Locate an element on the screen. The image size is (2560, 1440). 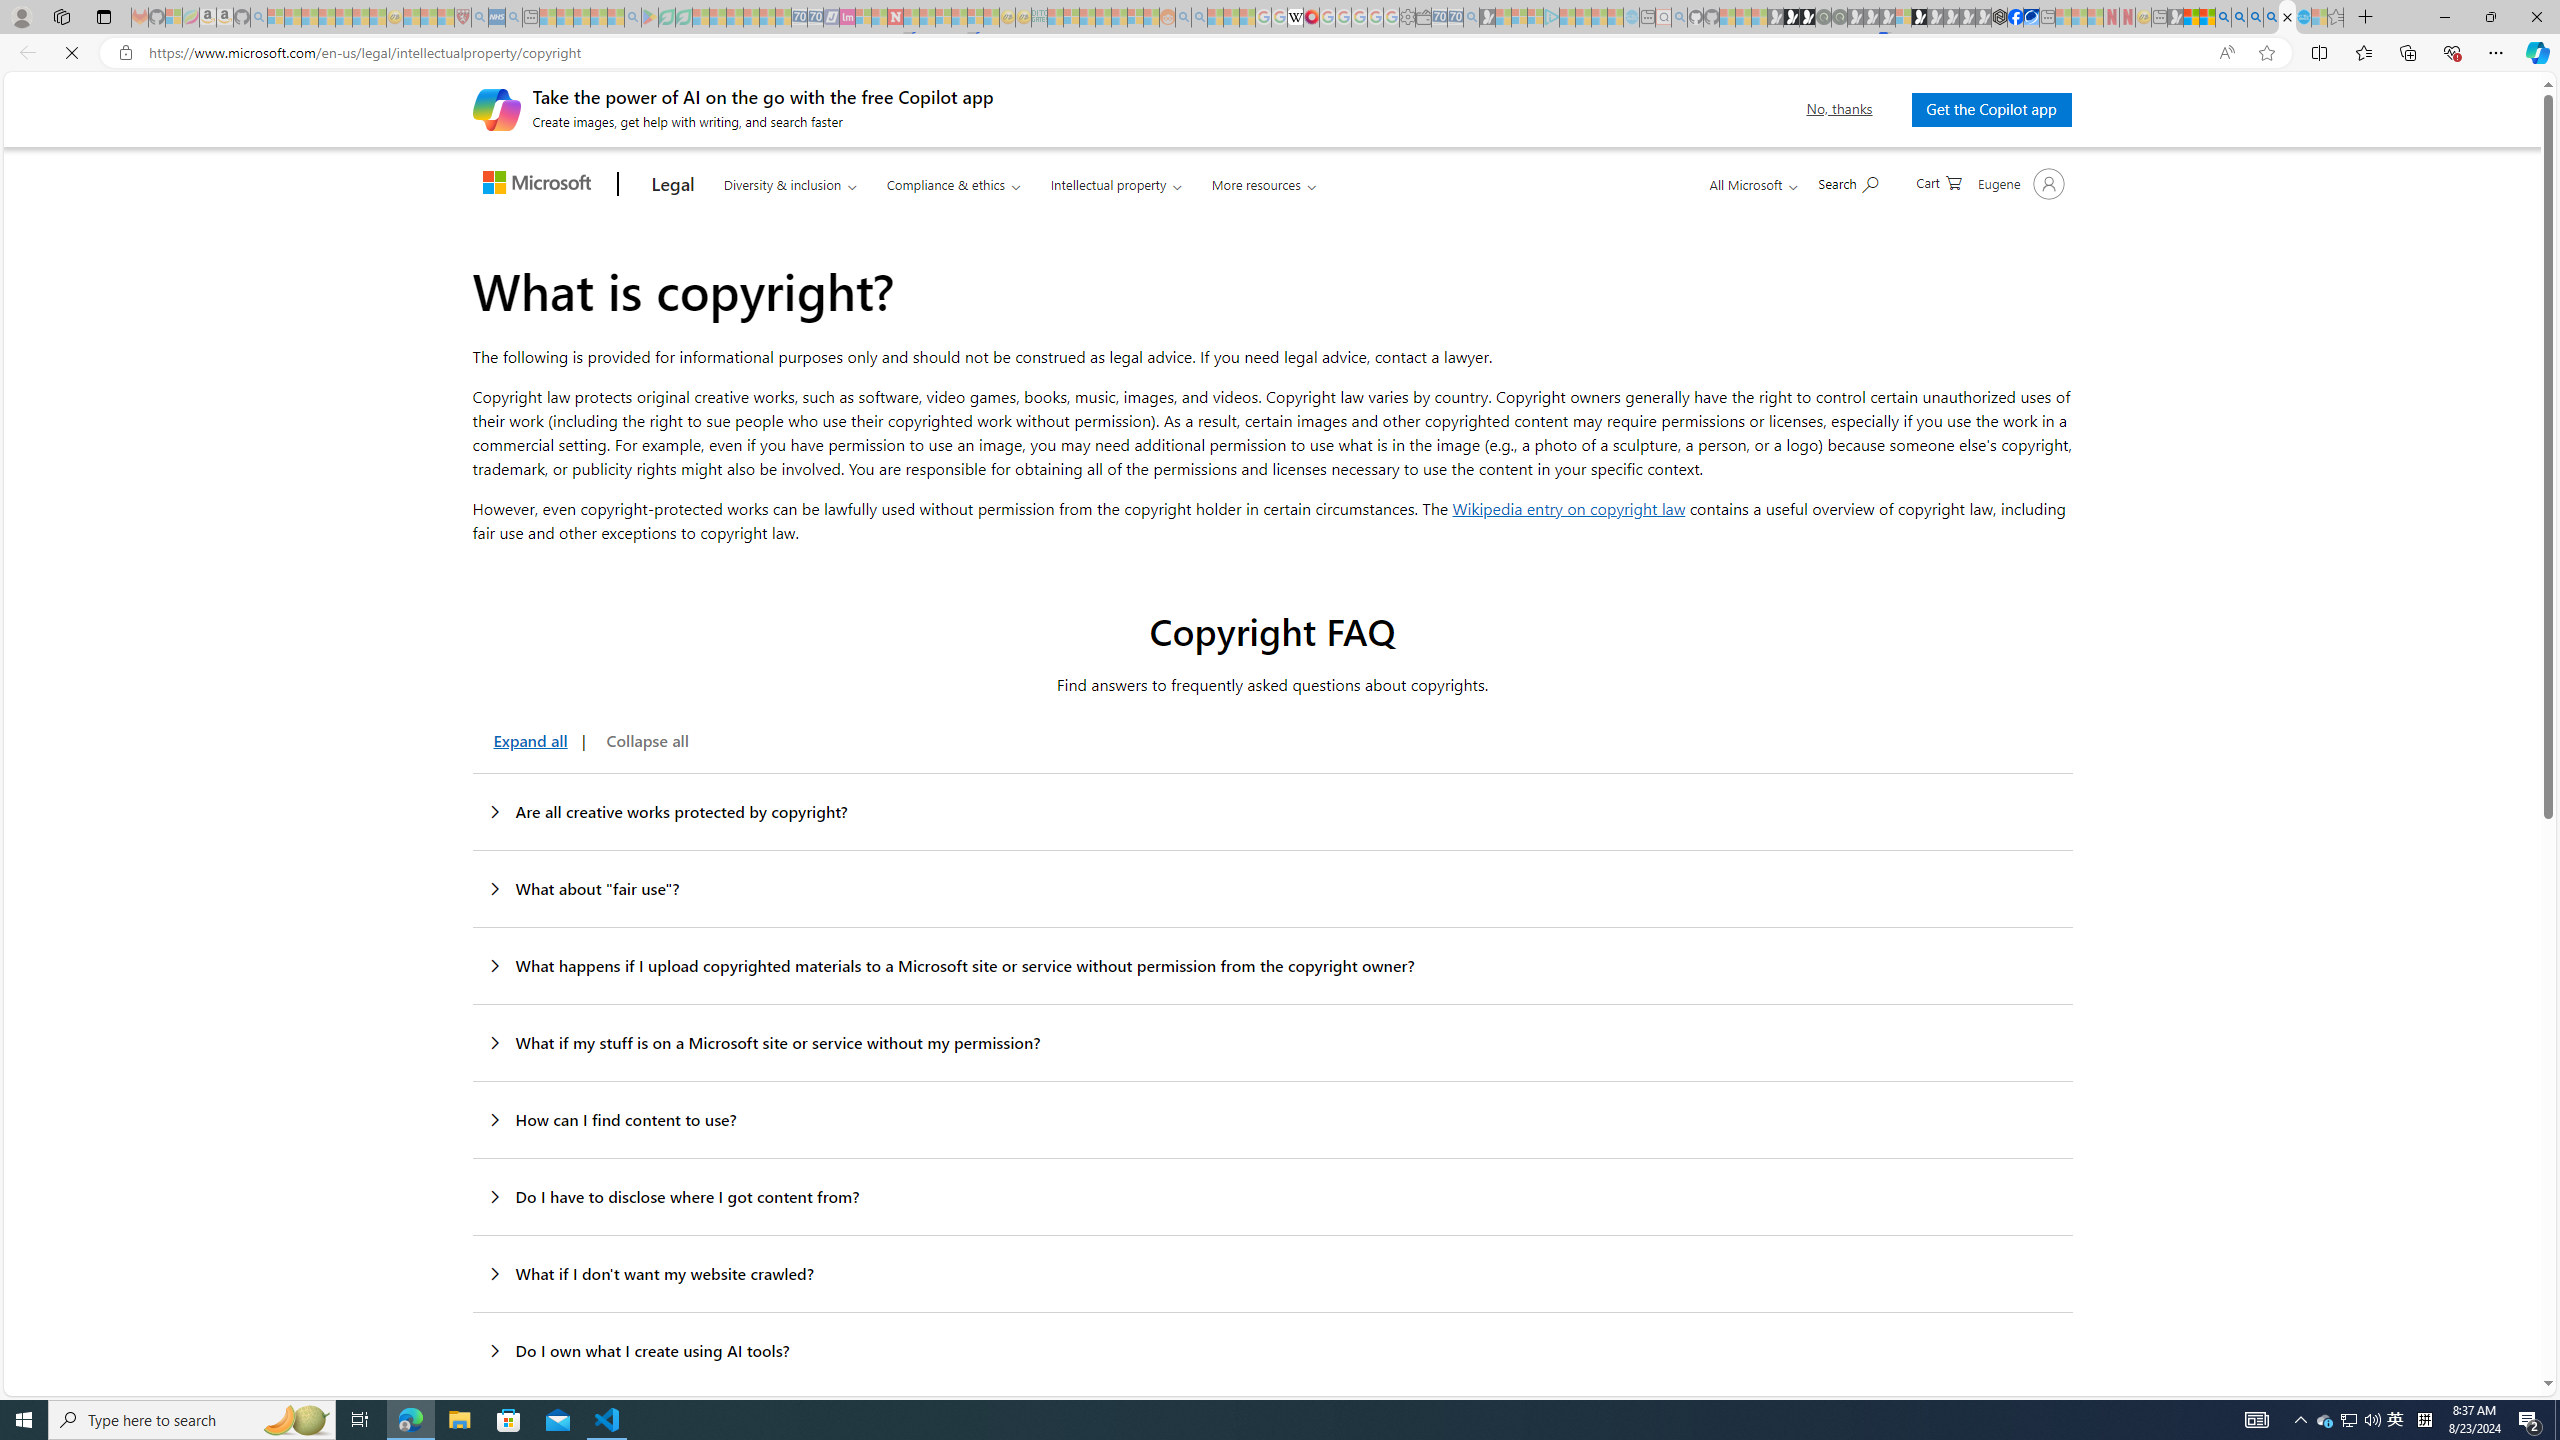
'Are all creative works protected by copyright?' is located at coordinates (1271, 811).